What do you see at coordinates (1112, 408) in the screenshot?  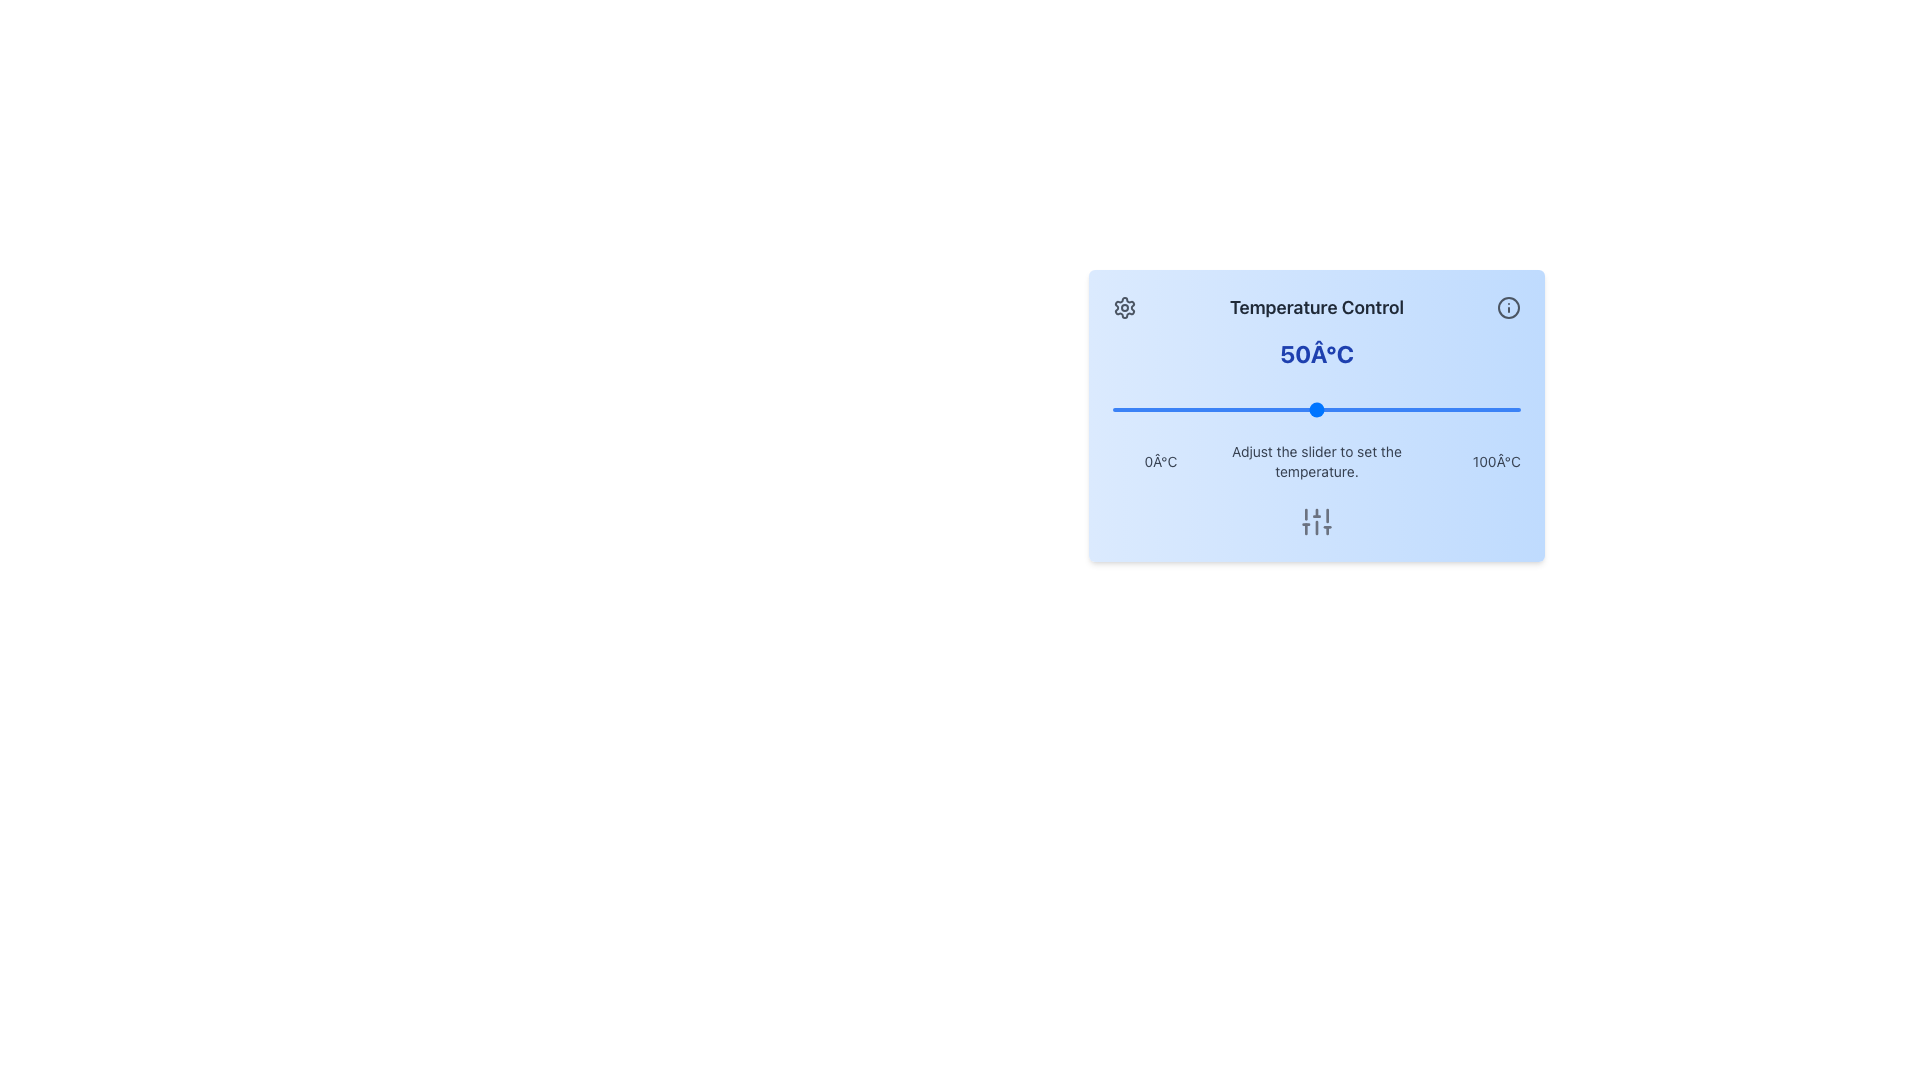 I see `temperature` at bounding box center [1112, 408].